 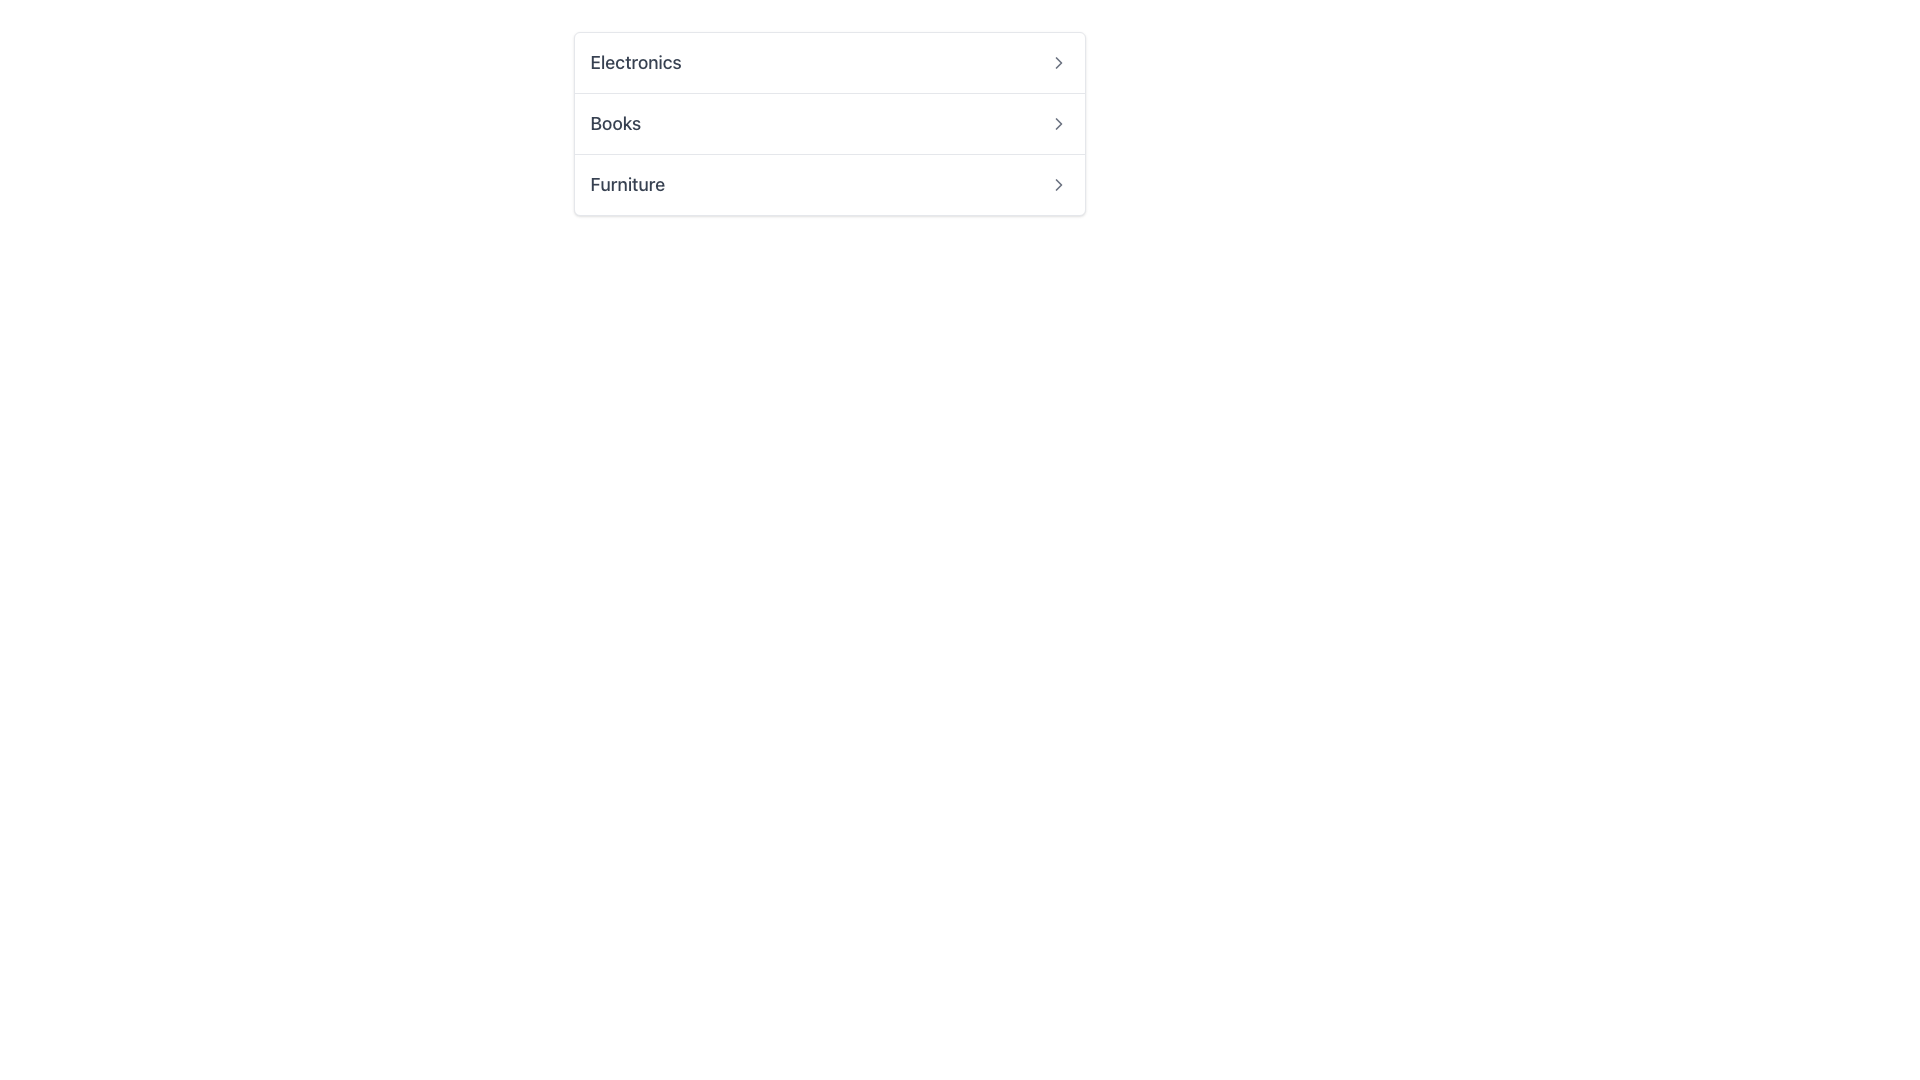 I want to click on the 'Furniture' navigation item, which is the third item in a vertical list, so click(x=829, y=184).